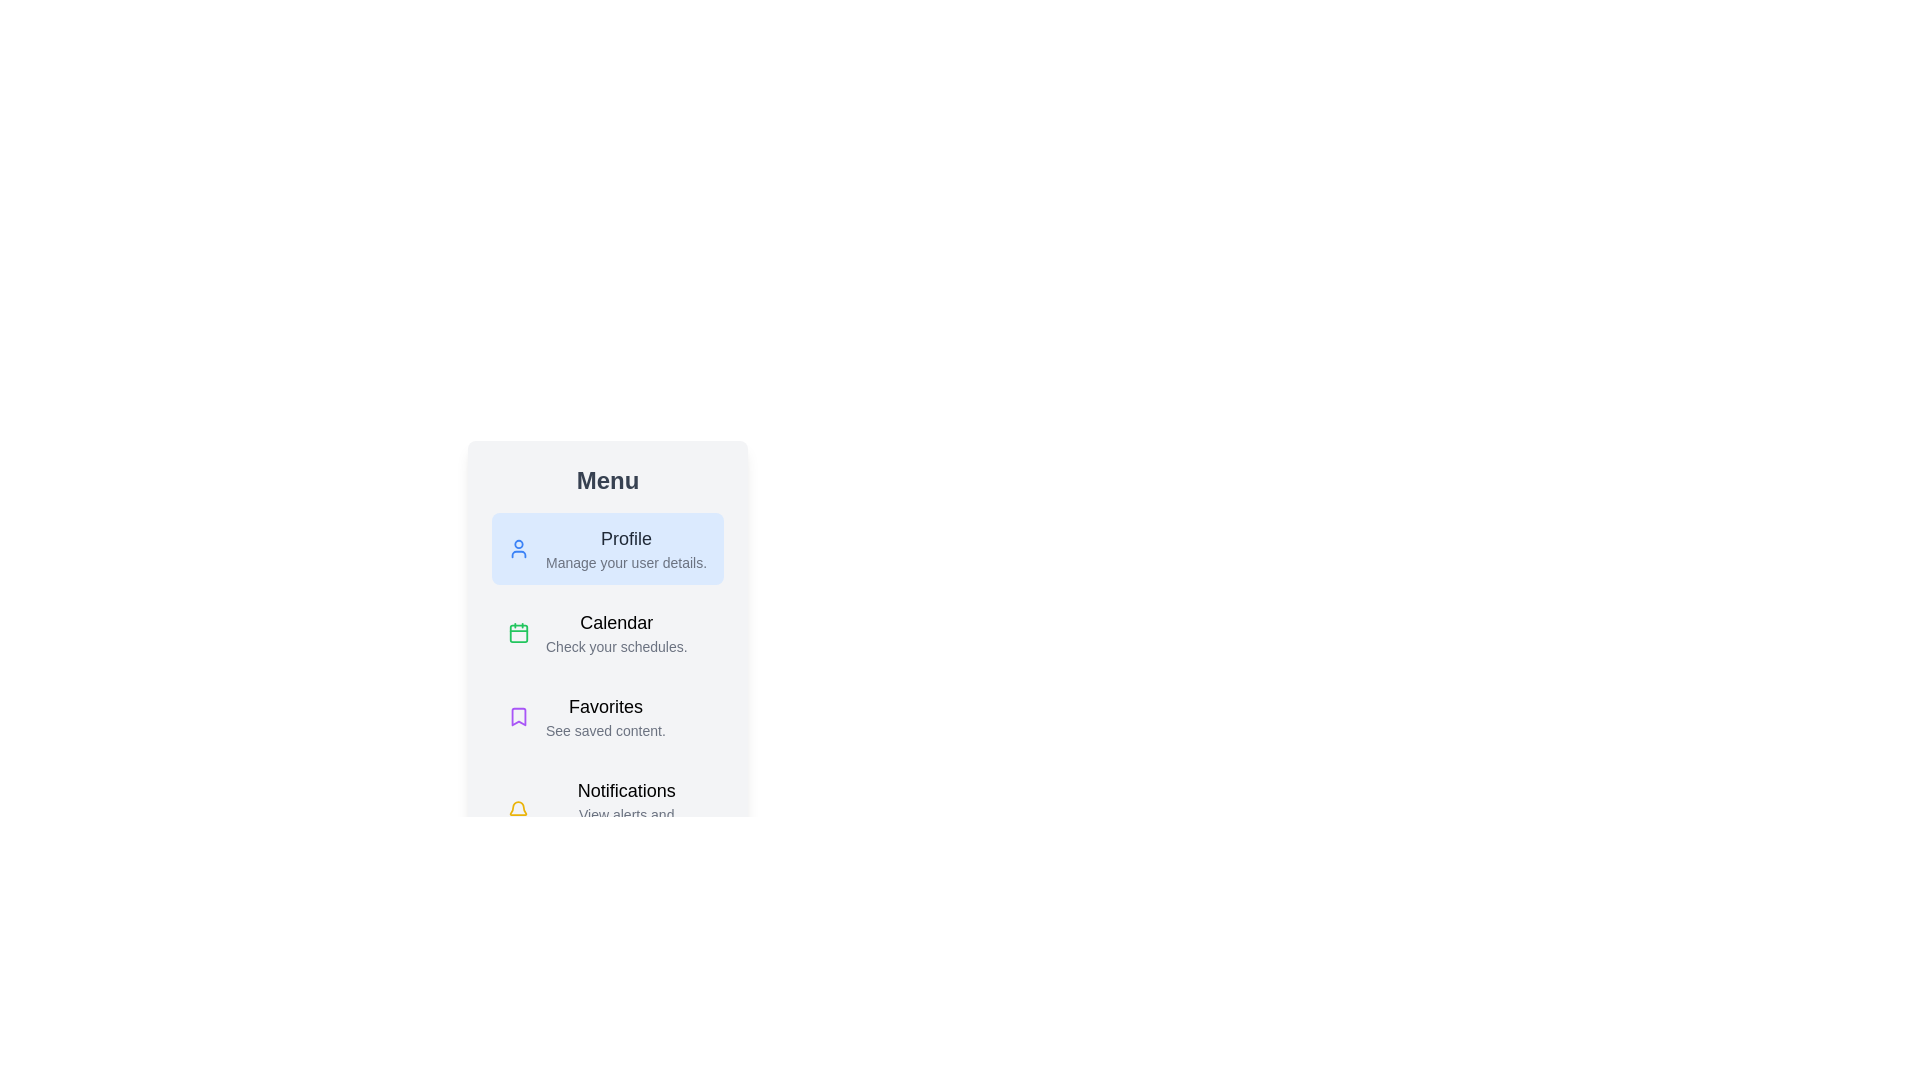 The width and height of the screenshot is (1920, 1080). What do you see at coordinates (607, 716) in the screenshot?
I see `the text of the menu item Favorites for copying` at bounding box center [607, 716].